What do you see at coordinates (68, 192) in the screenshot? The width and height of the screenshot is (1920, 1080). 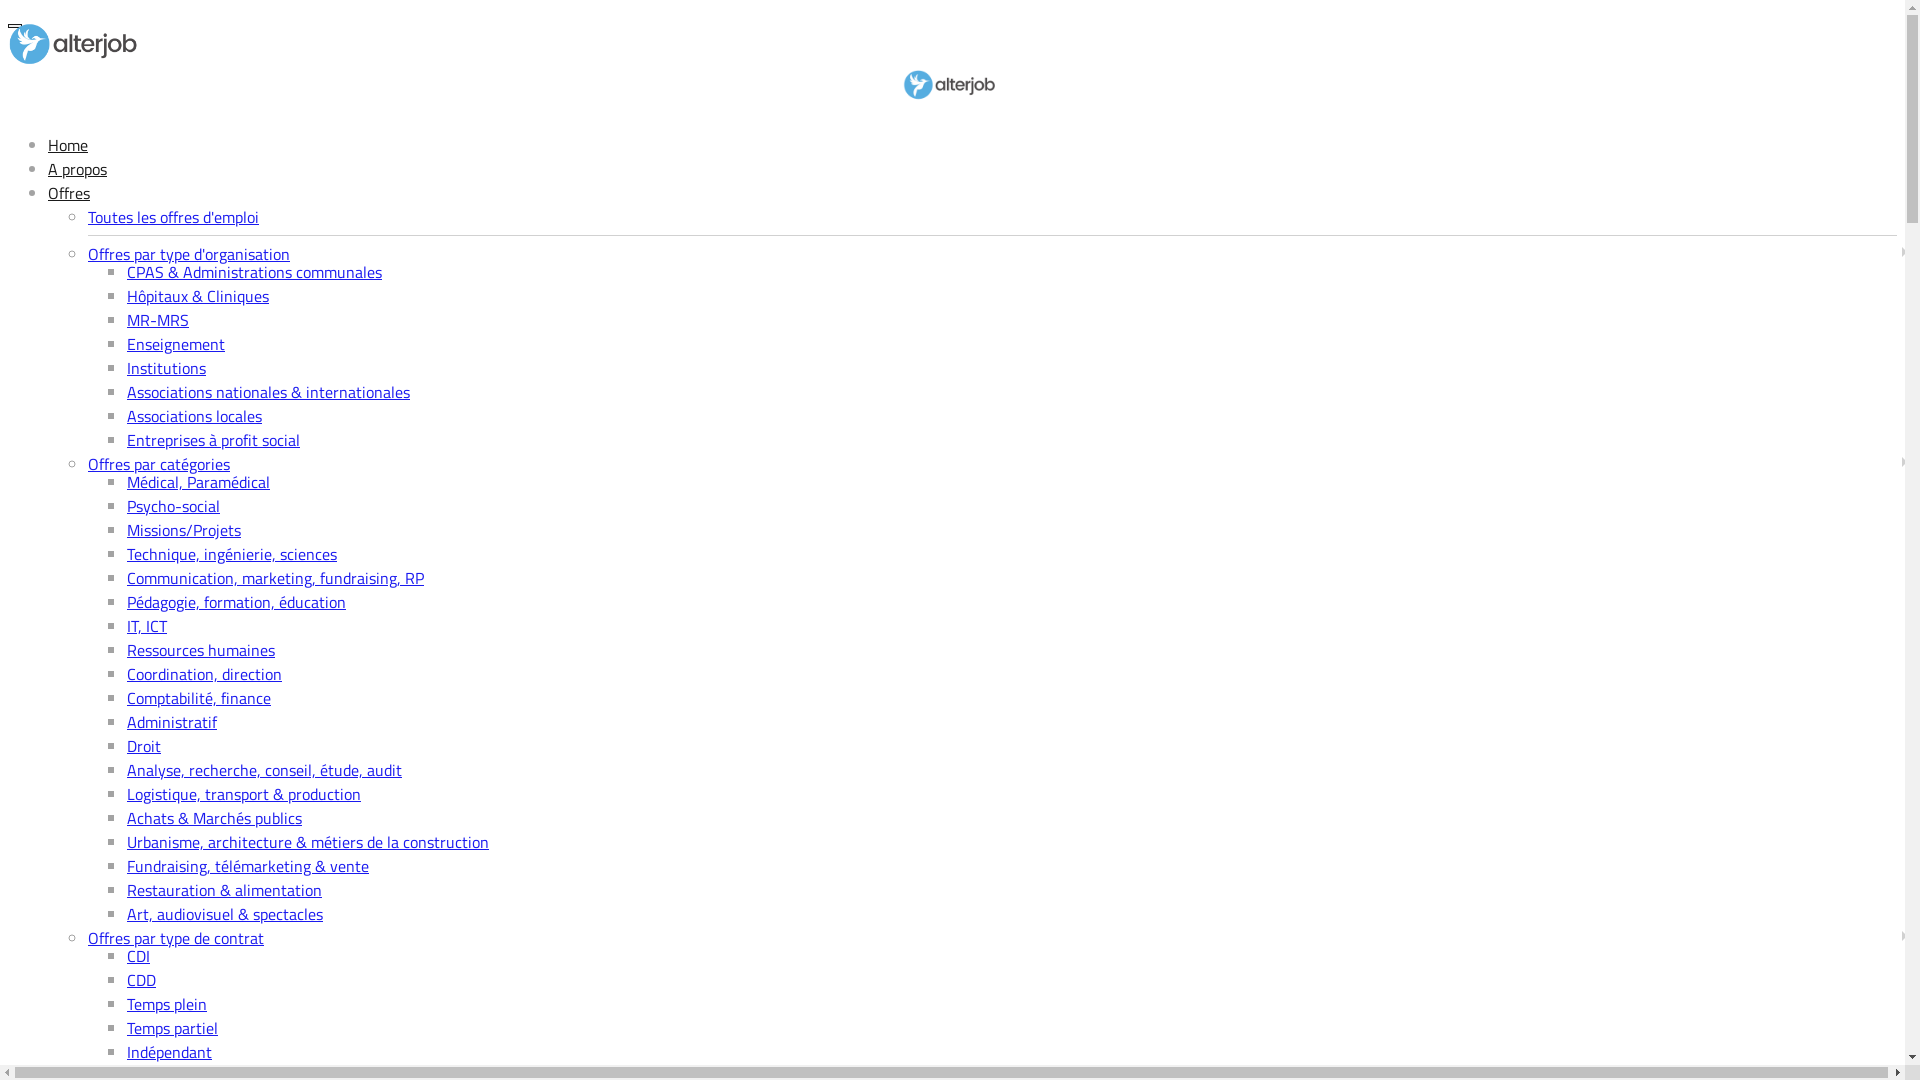 I see `'Offres'` at bounding box center [68, 192].